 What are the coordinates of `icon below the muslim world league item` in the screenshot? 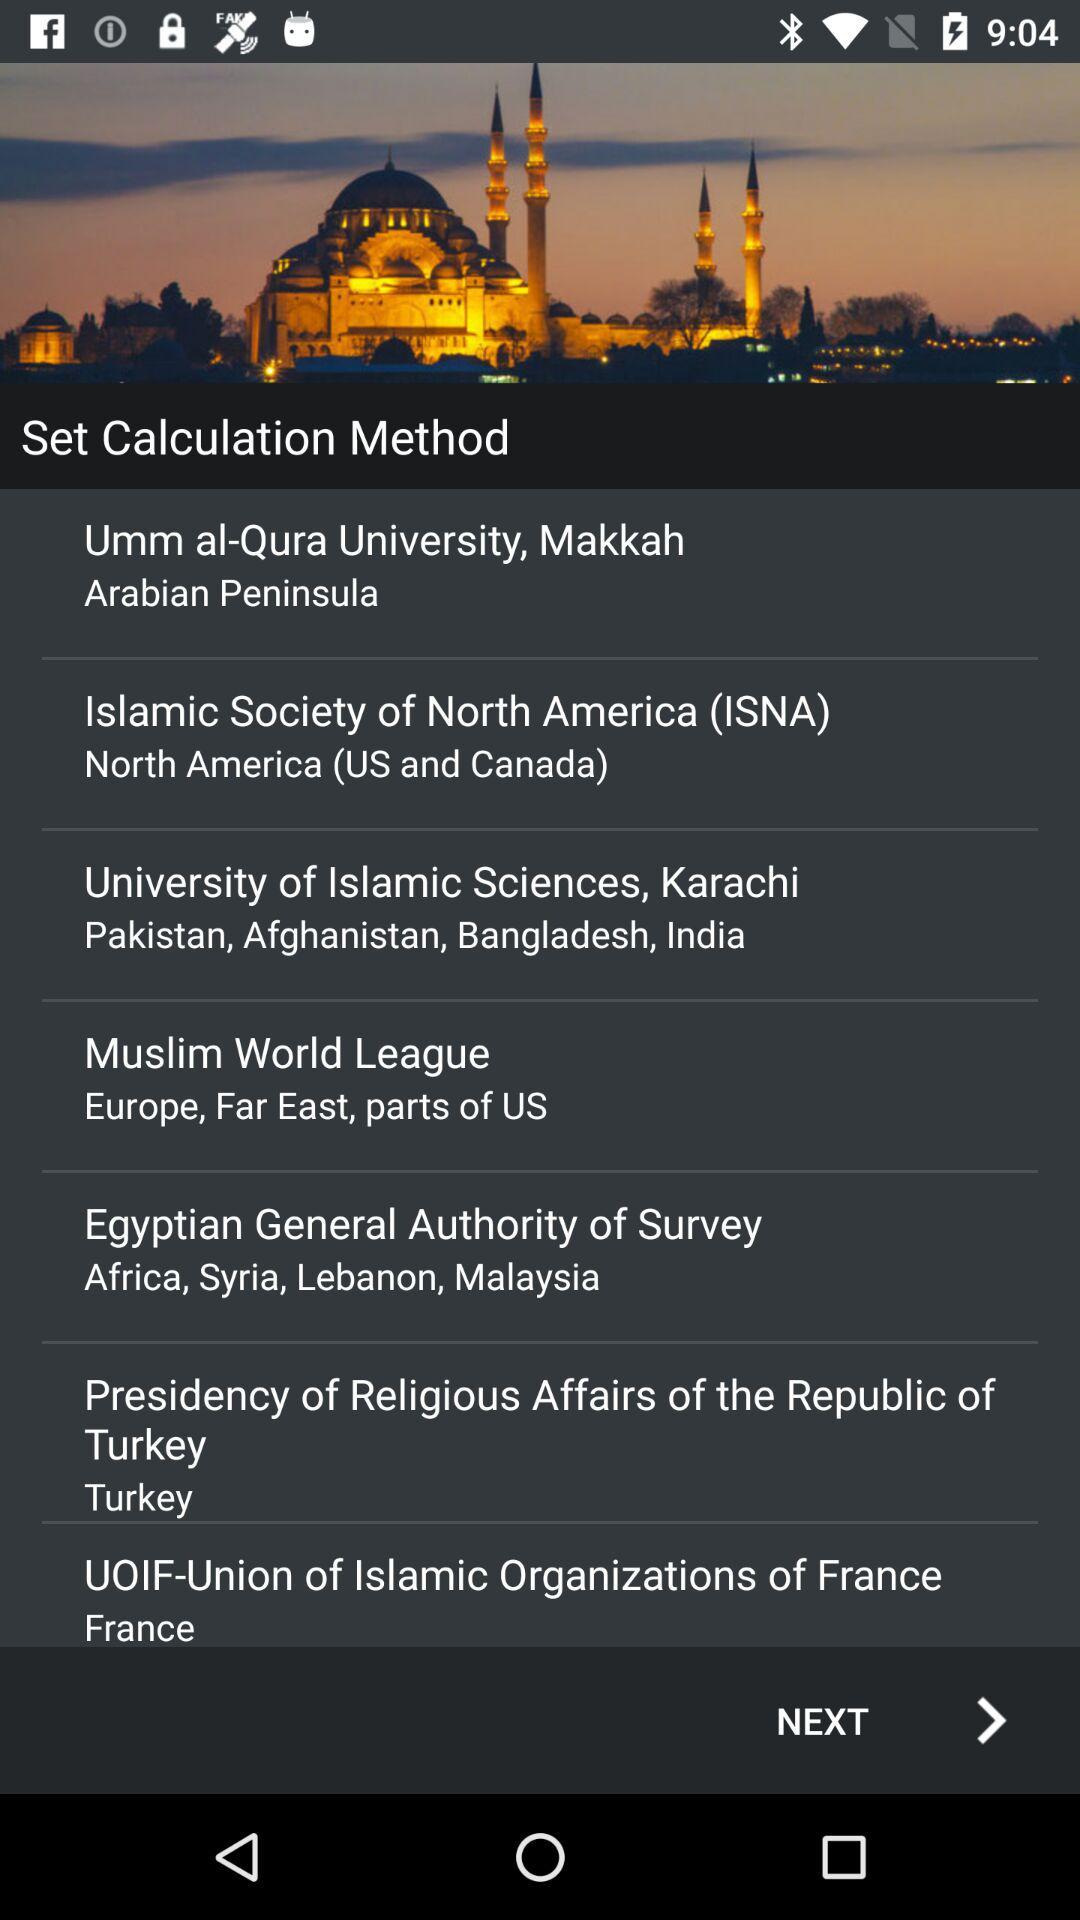 It's located at (540, 1103).